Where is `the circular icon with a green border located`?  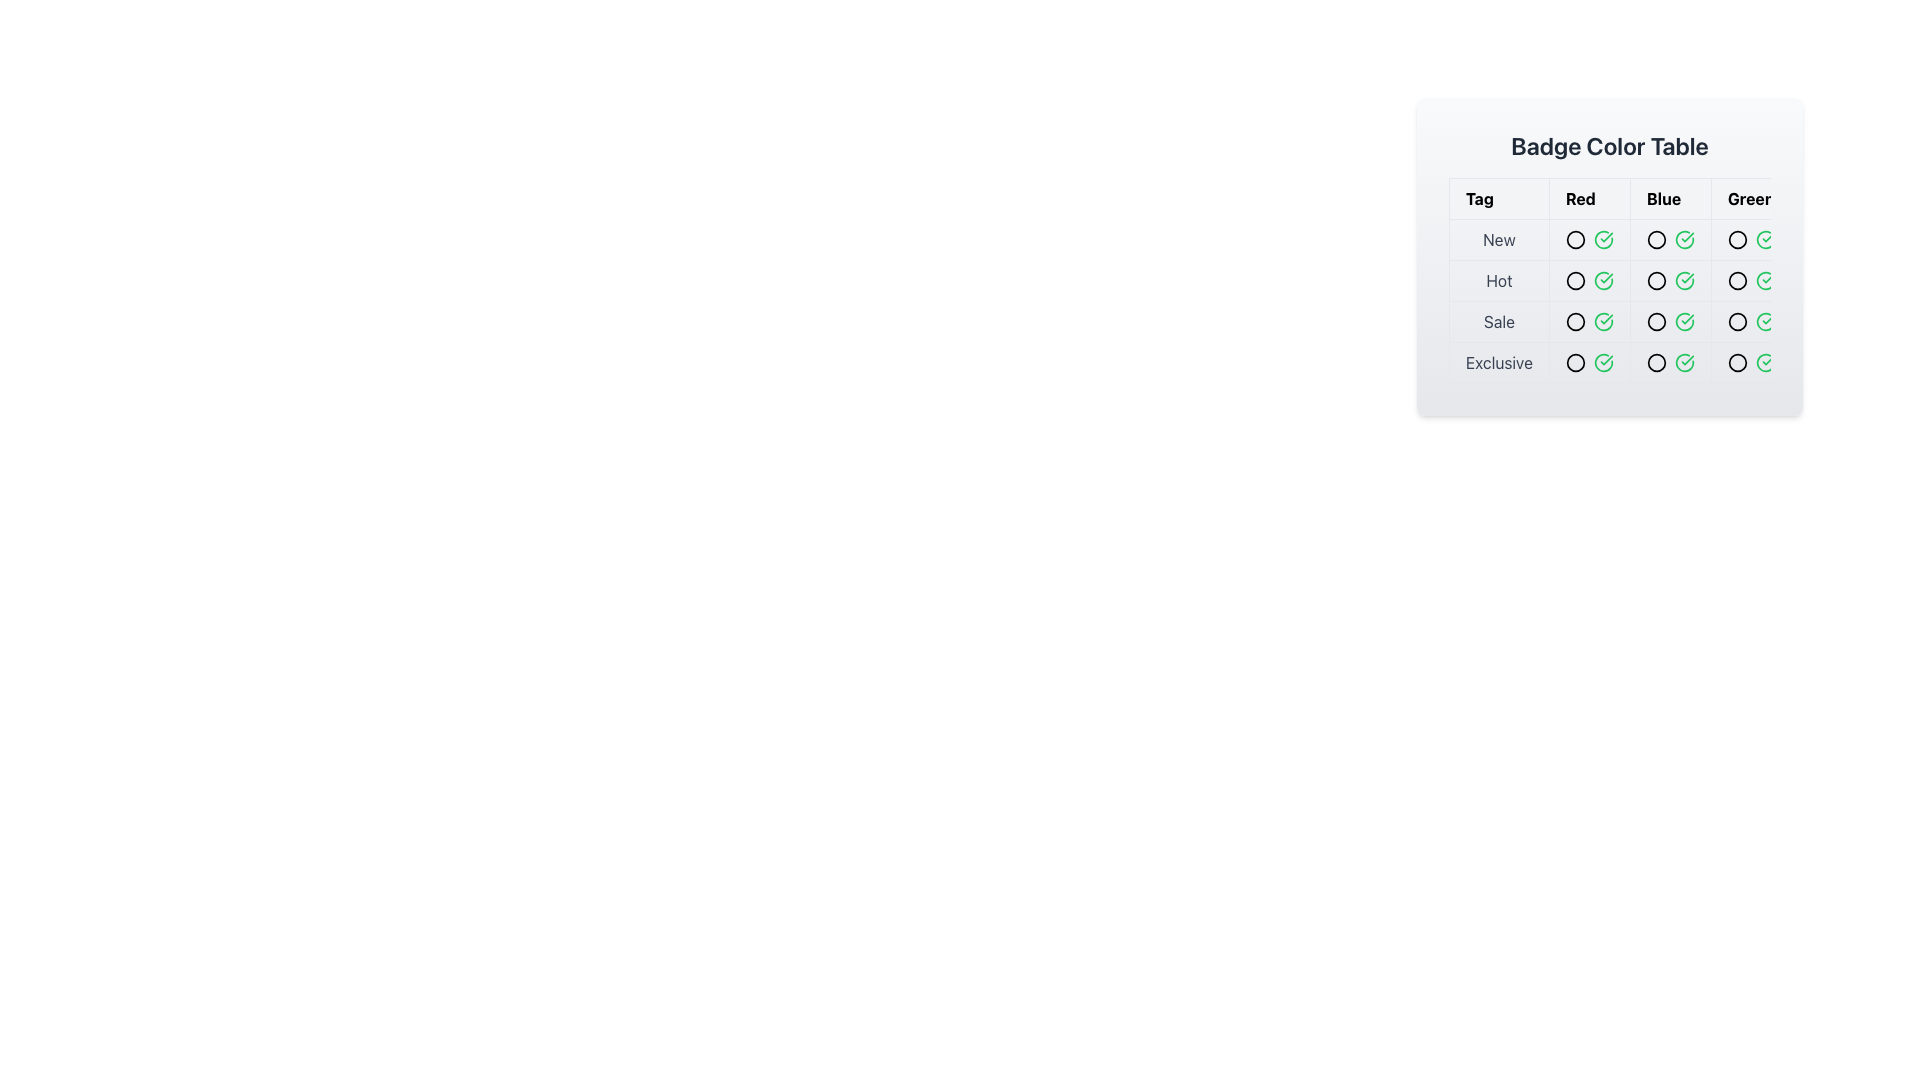
the circular icon with a green border located is located at coordinates (1736, 362).